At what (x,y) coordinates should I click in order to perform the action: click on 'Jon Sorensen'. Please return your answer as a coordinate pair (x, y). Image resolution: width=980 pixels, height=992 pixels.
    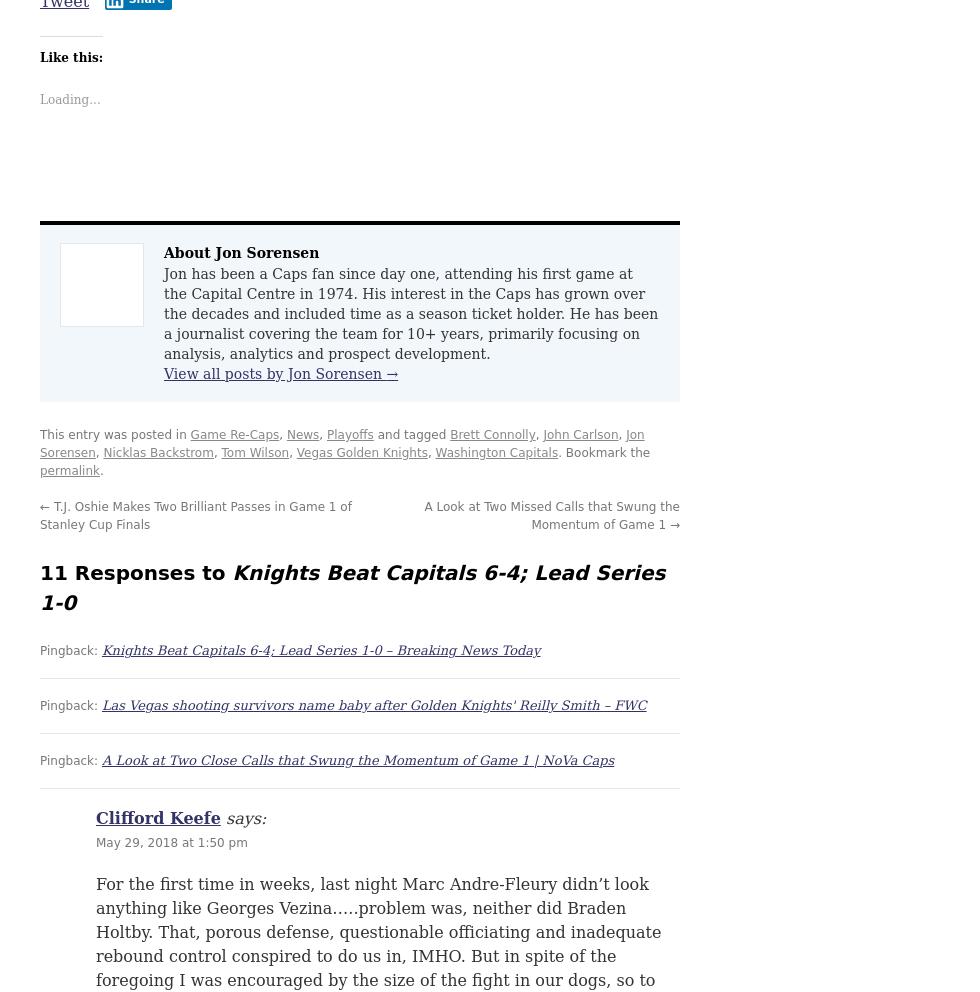
    Looking at the image, I should click on (342, 443).